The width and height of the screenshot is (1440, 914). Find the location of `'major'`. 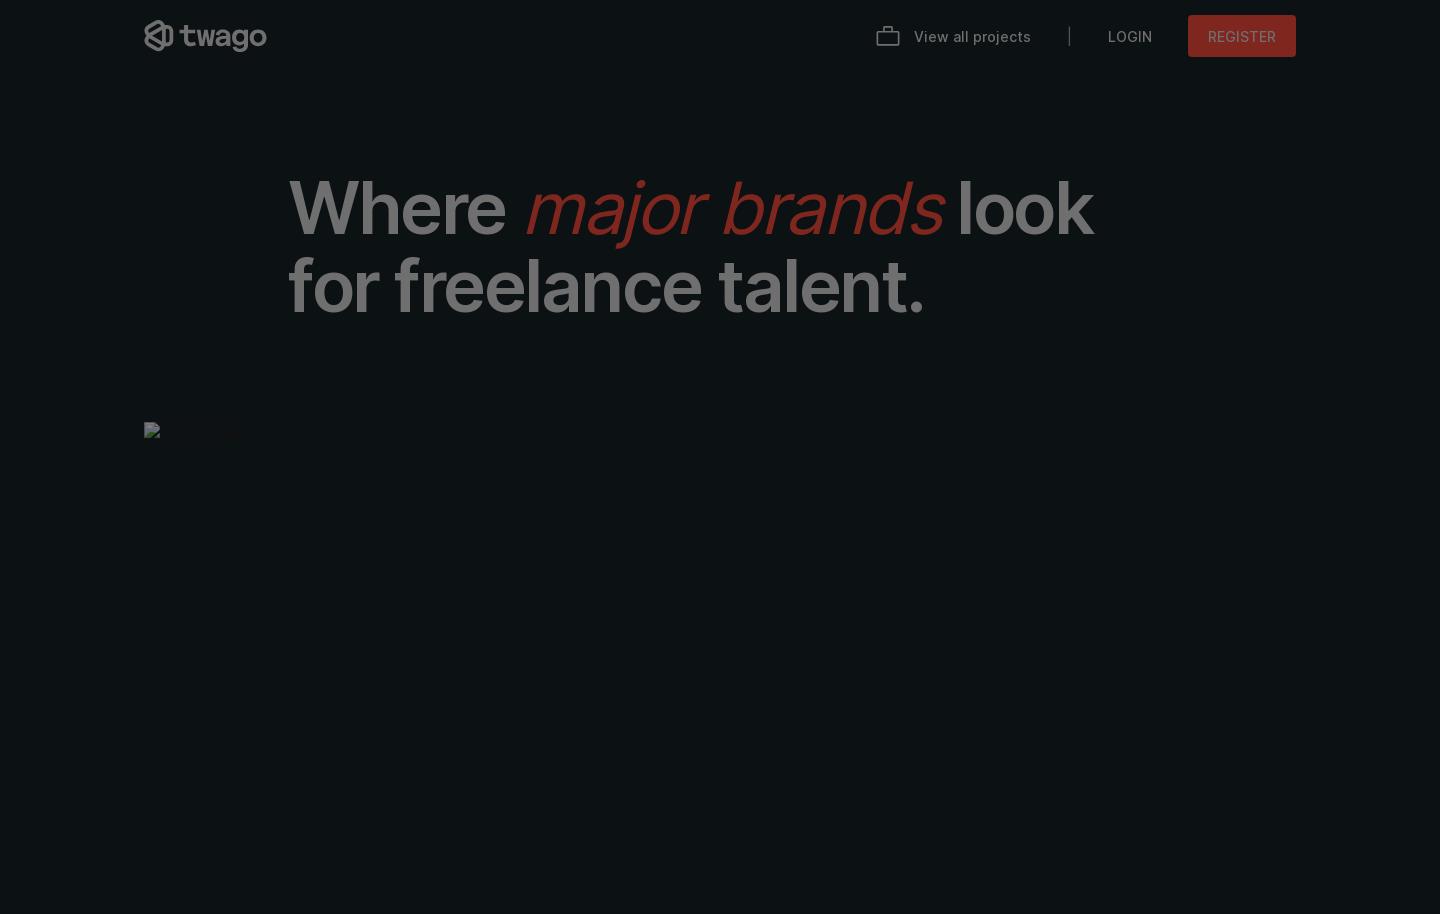

'major' is located at coordinates (608, 207).